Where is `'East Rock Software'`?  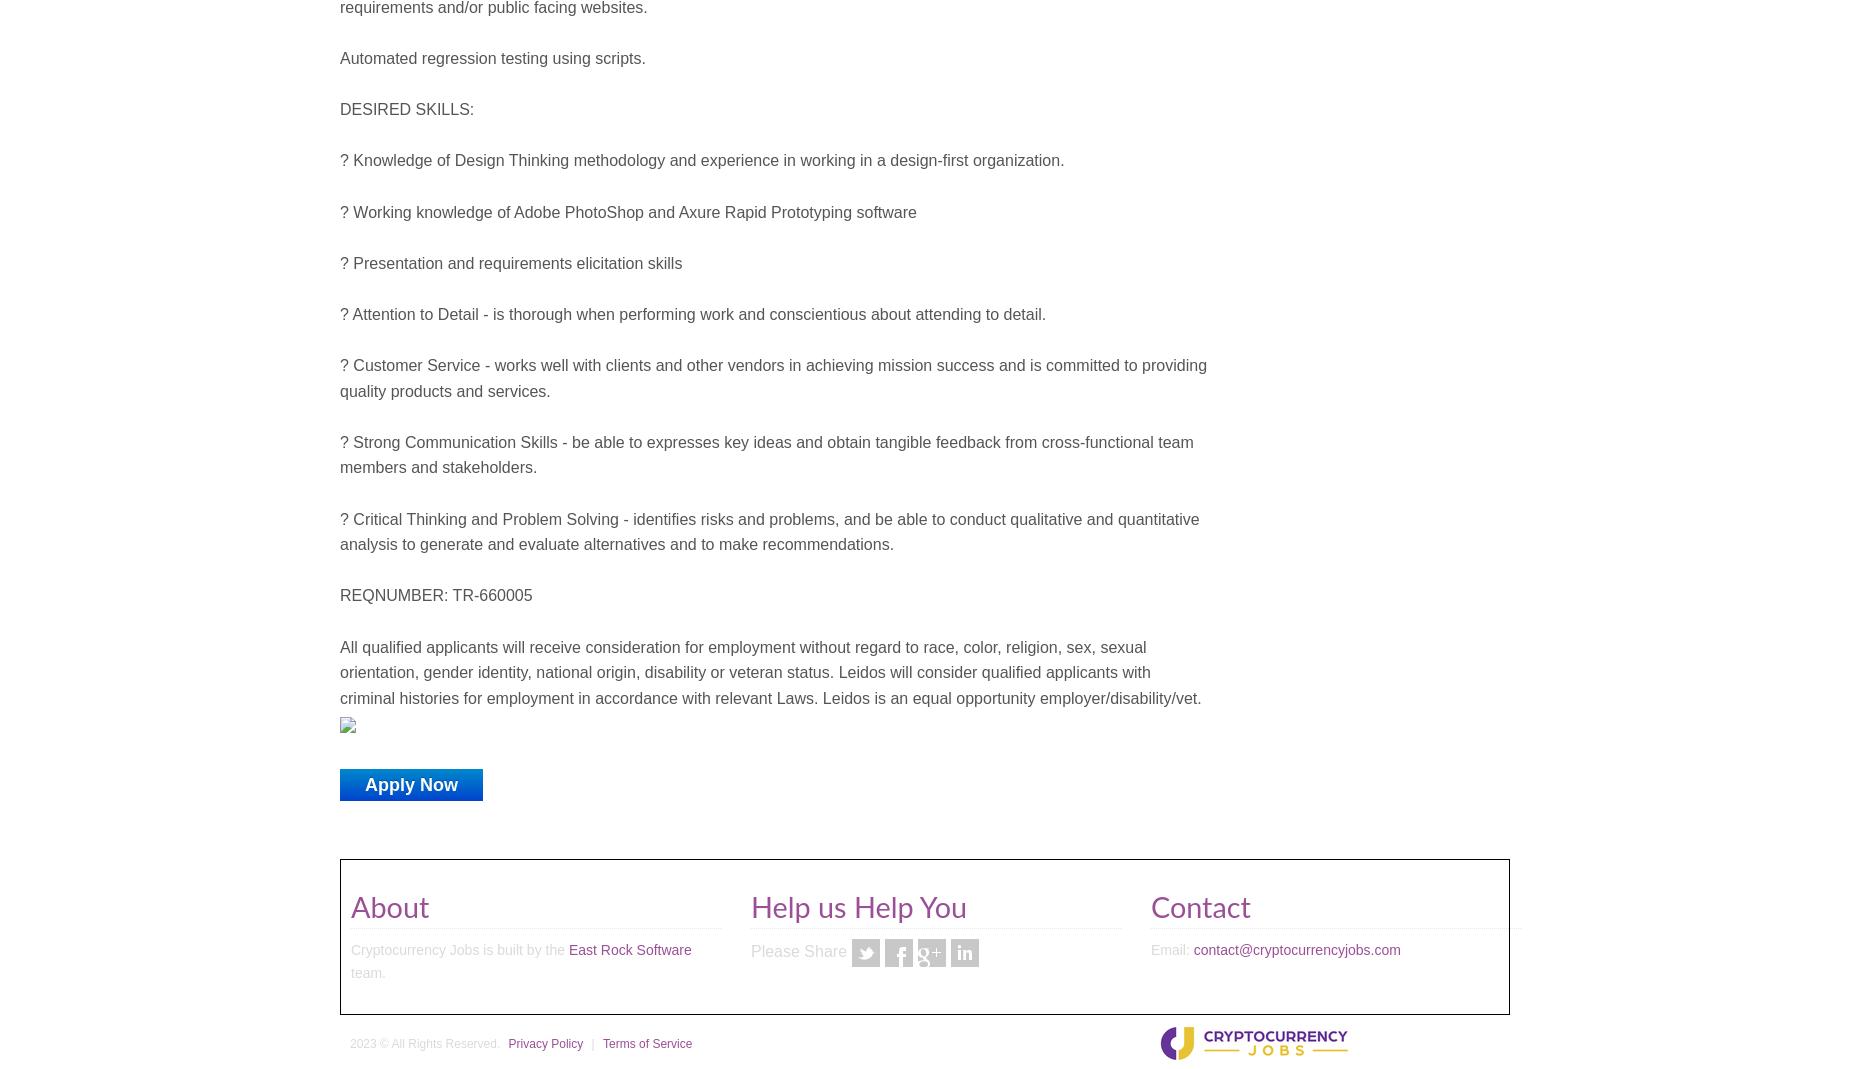 'East Rock Software' is located at coordinates (629, 949).